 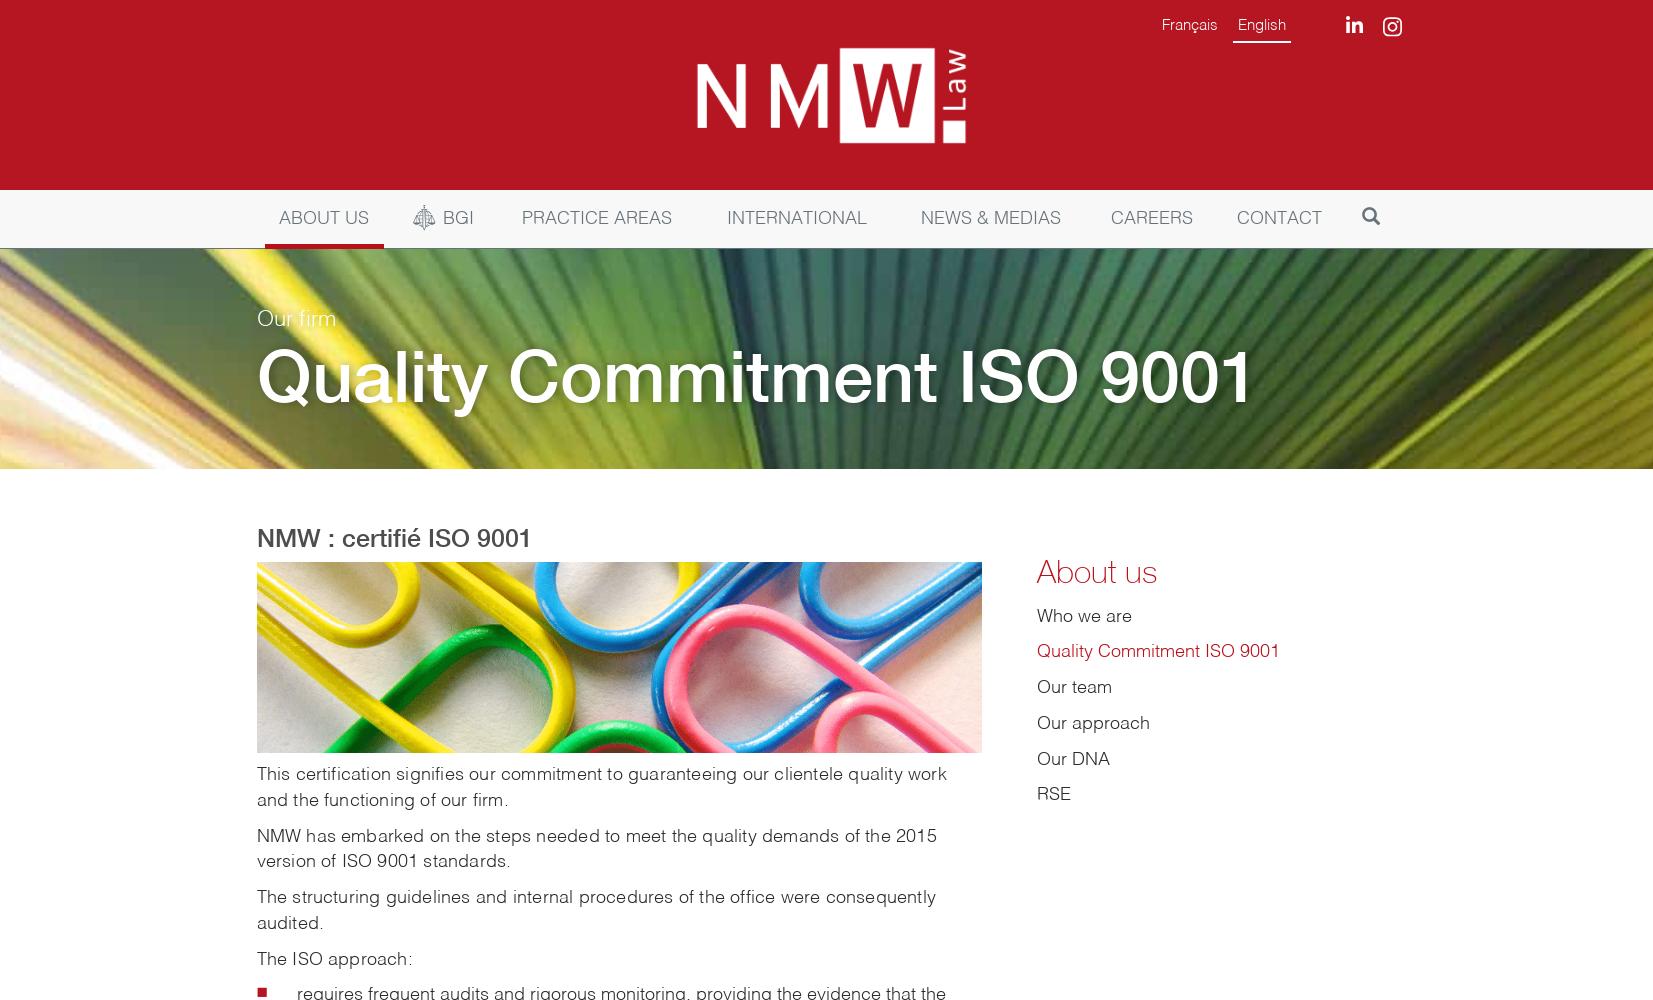 What do you see at coordinates (725, 217) in the screenshot?
I see `'INTERNATIONAL'` at bounding box center [725, 217].